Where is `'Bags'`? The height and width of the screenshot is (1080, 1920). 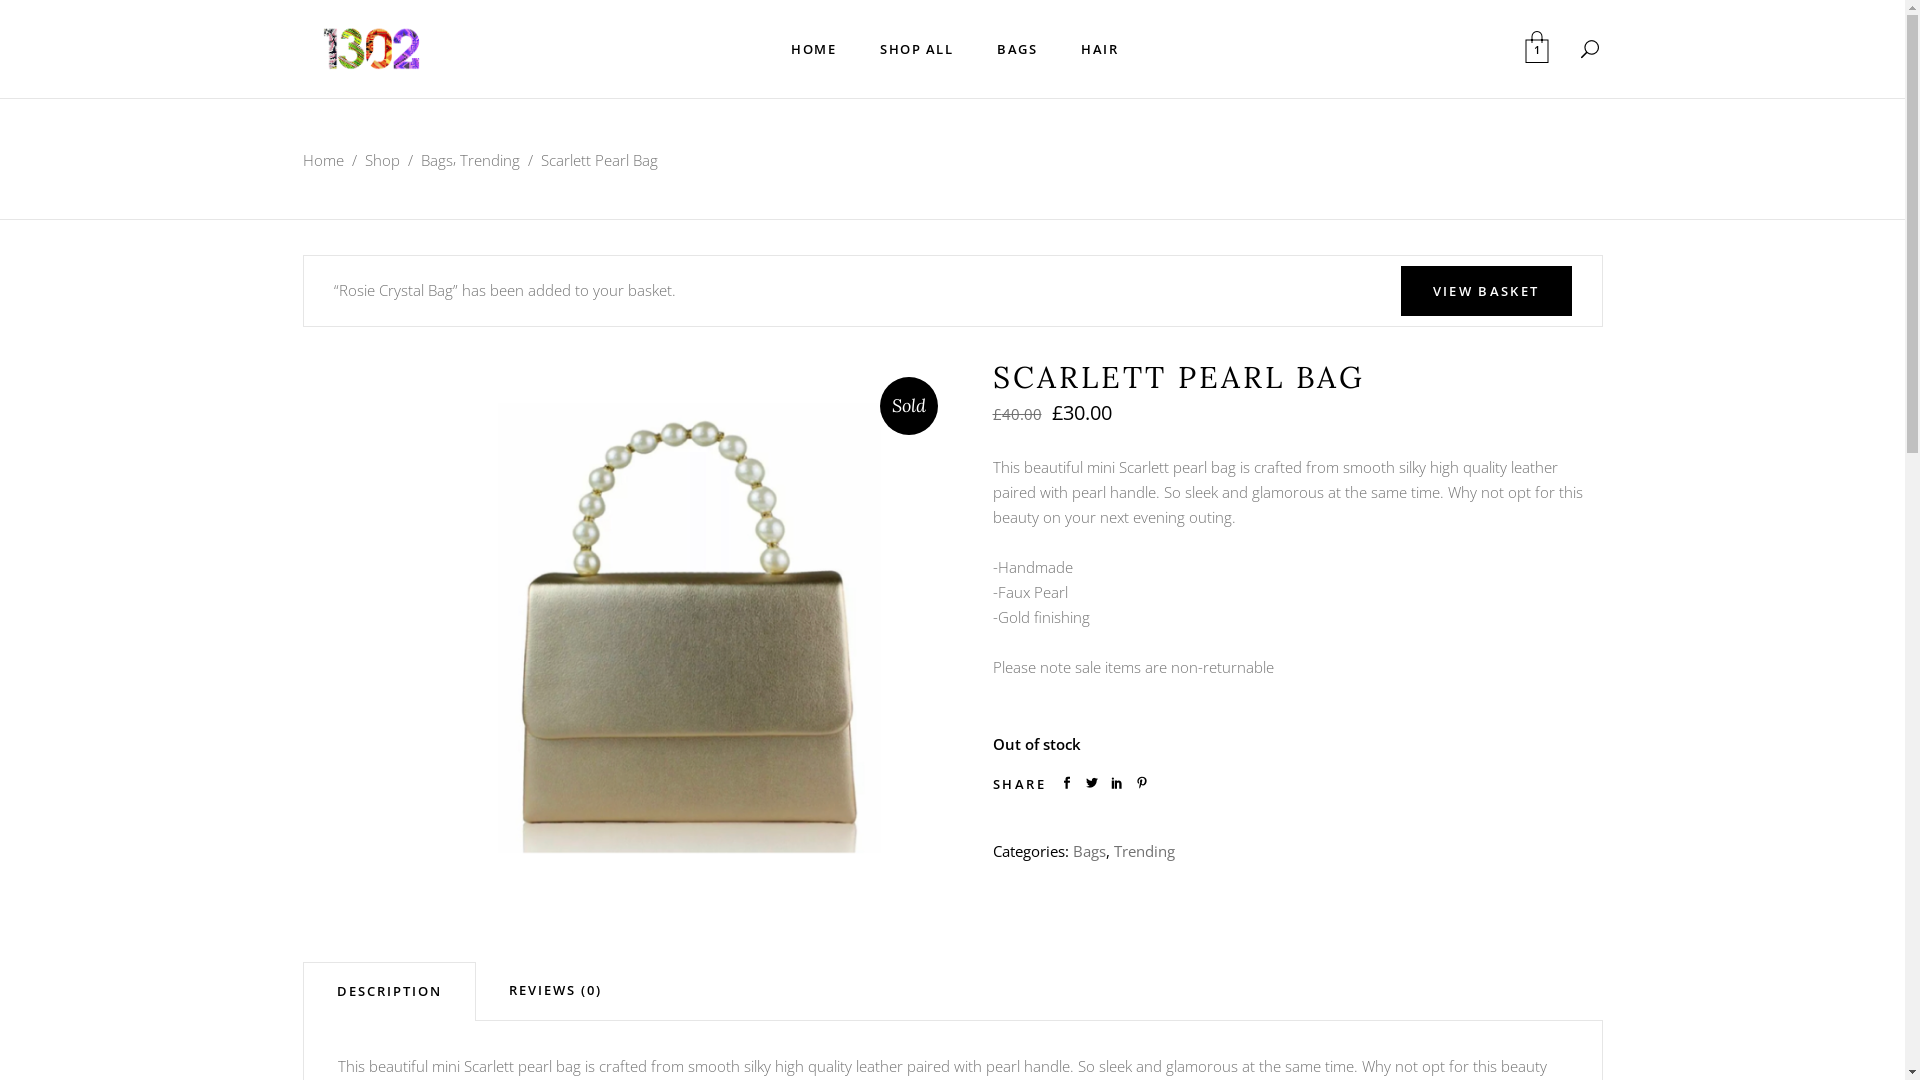
'Bags' is located at coordinates (1087, 851).